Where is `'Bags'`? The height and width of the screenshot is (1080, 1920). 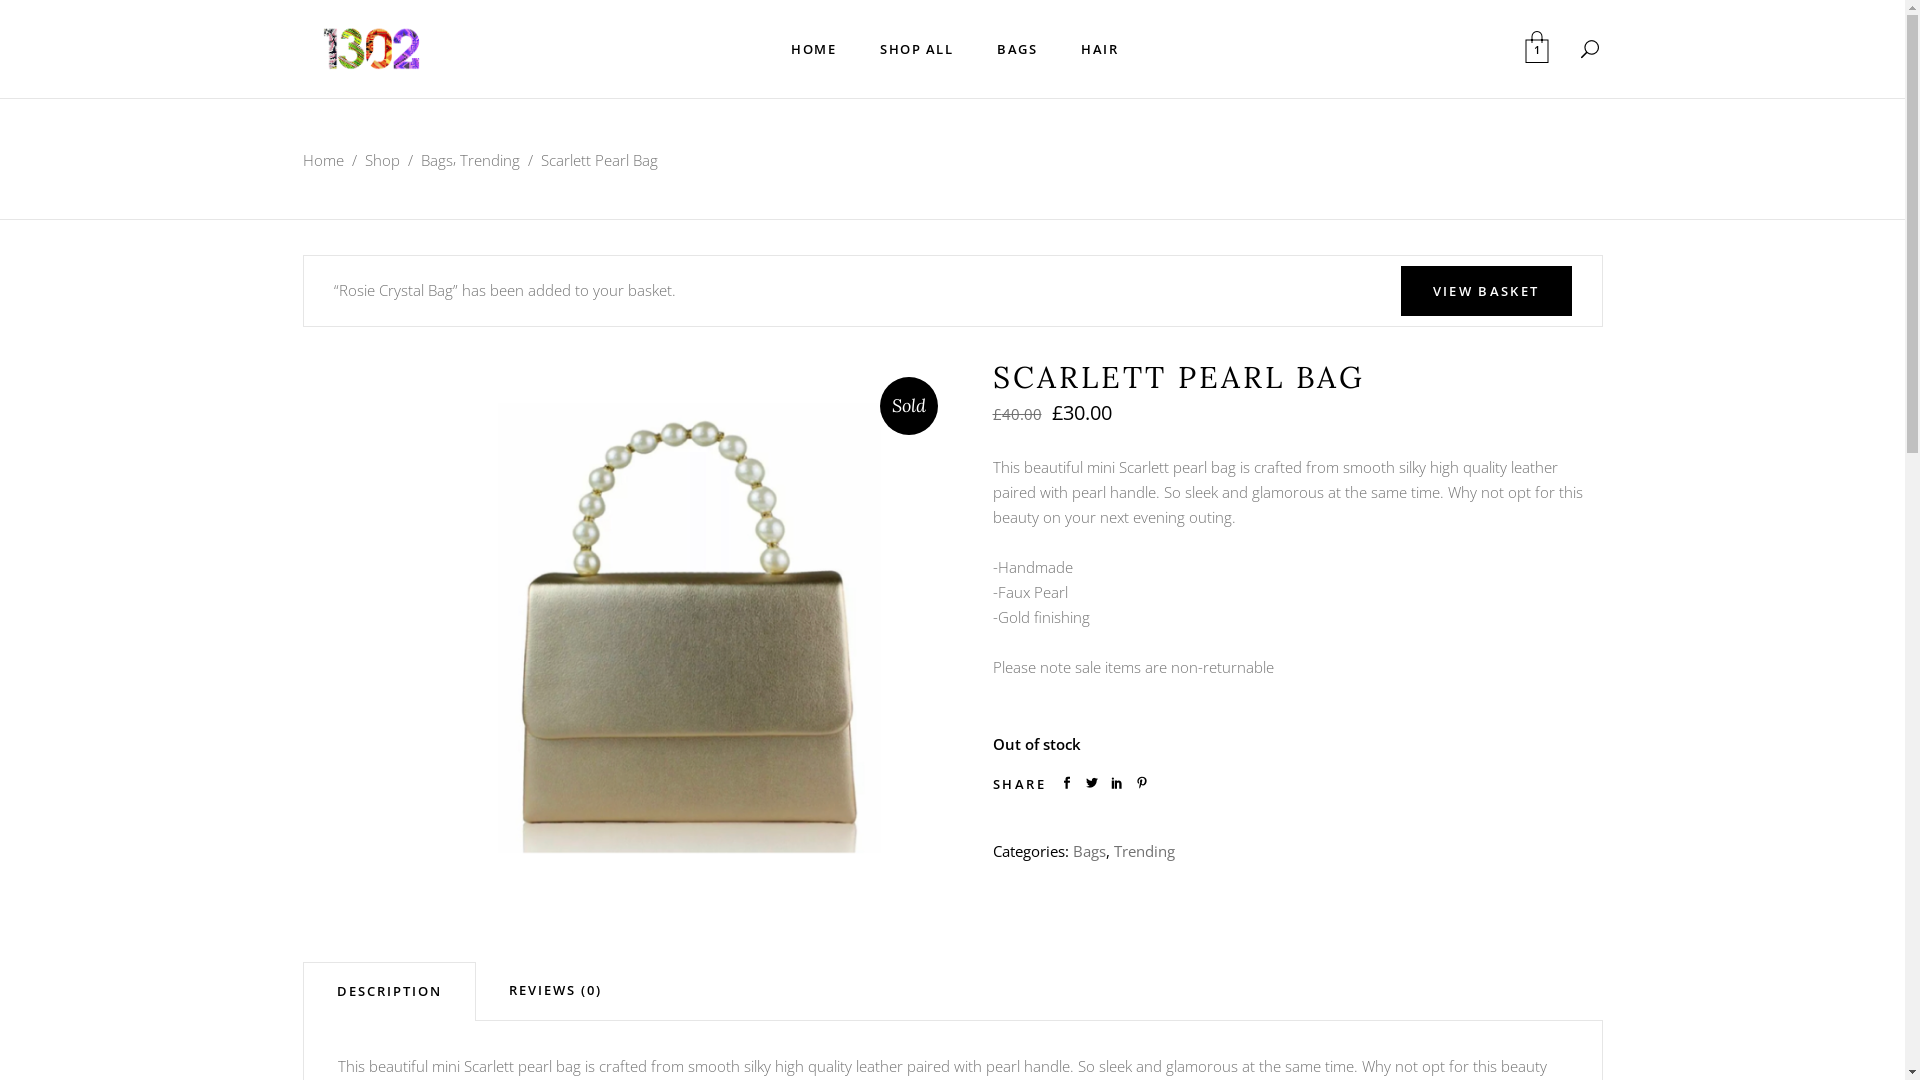
'Bags' is located at coordinates (1087, 851).